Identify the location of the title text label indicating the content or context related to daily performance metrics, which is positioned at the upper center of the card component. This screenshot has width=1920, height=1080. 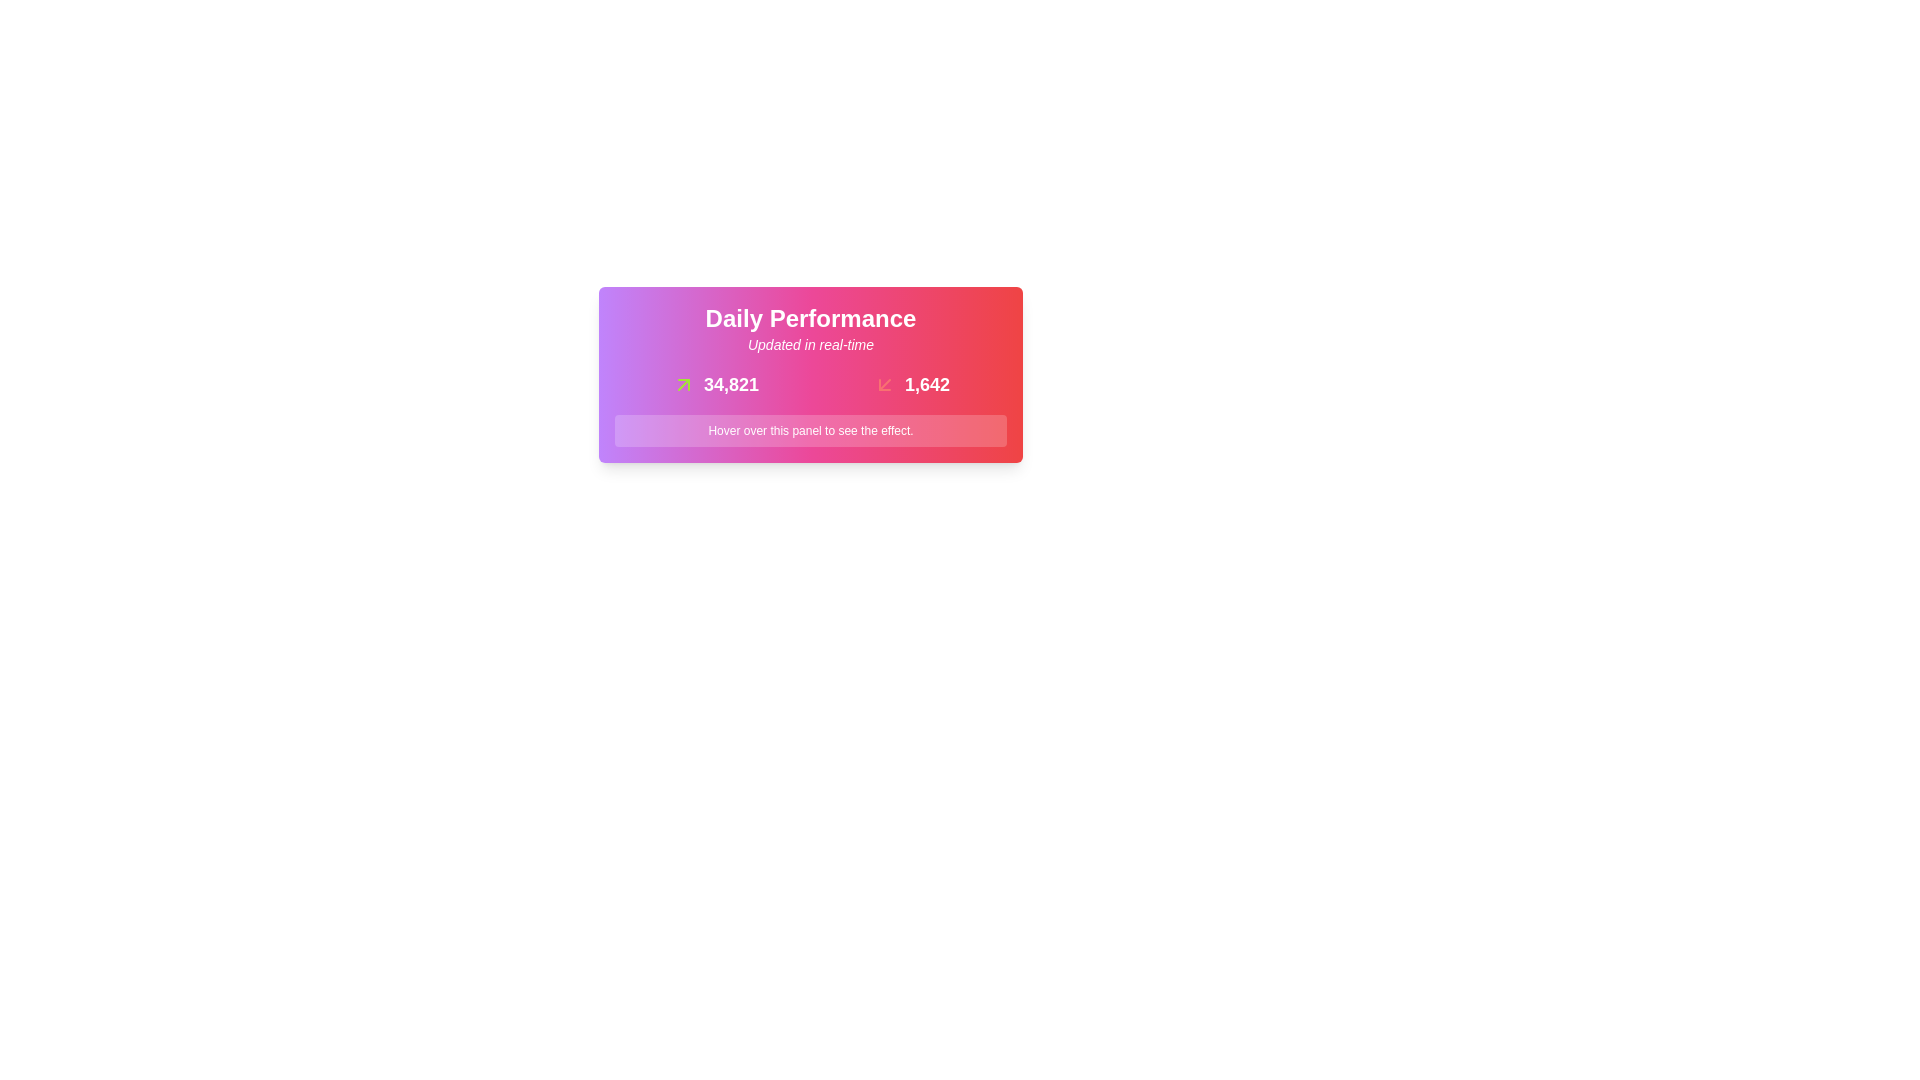
(811, 318).